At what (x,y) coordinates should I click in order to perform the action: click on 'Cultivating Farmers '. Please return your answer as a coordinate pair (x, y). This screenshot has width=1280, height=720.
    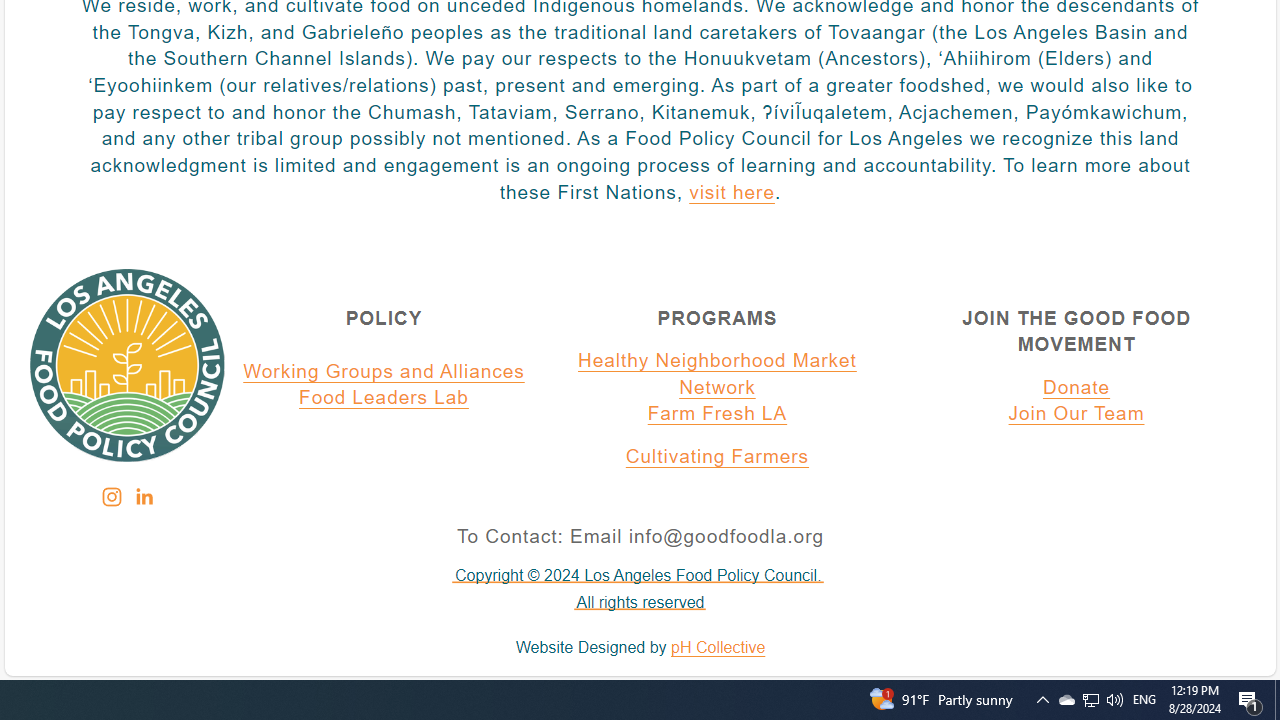
    Looking at the image, I should click on (717, 457).